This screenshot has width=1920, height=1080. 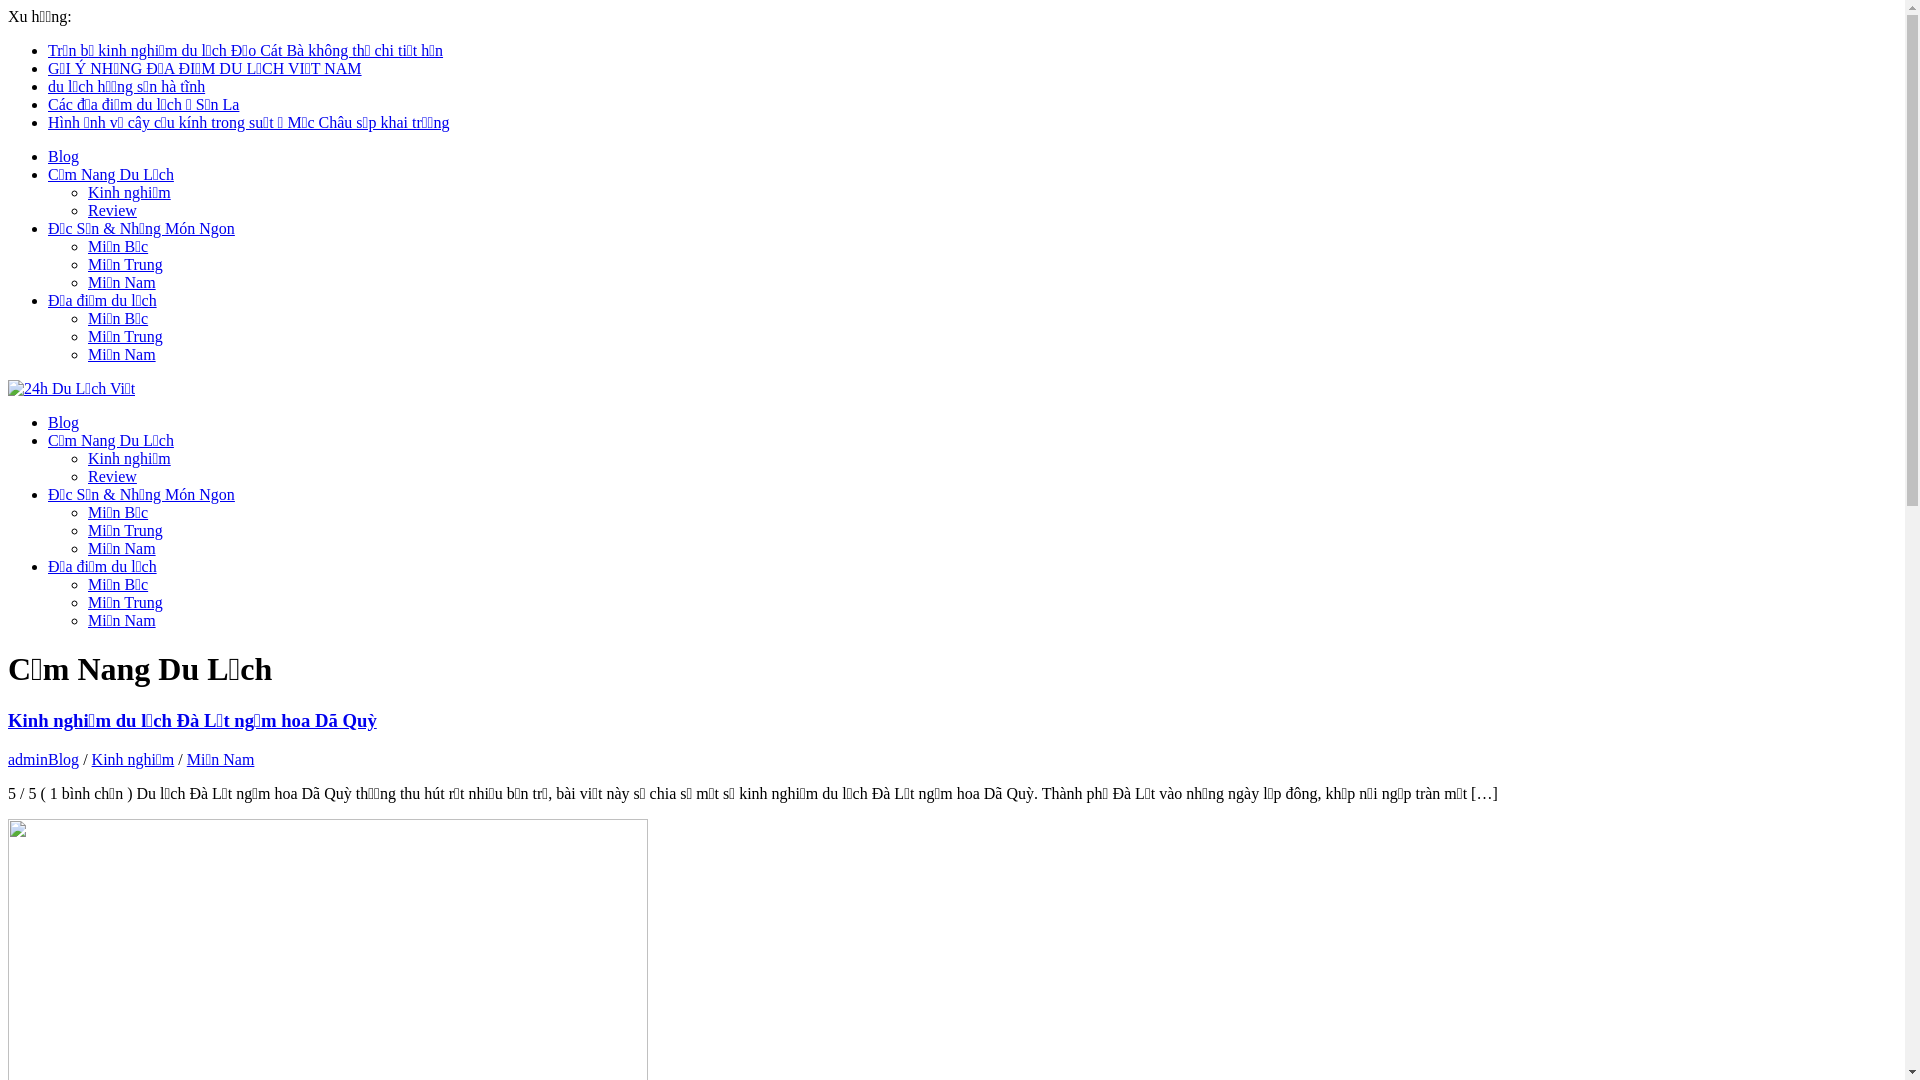 What do you see at coordinates (28, 759) in the screenshot?
I see `'admin'` at bounding box center [28, 759].